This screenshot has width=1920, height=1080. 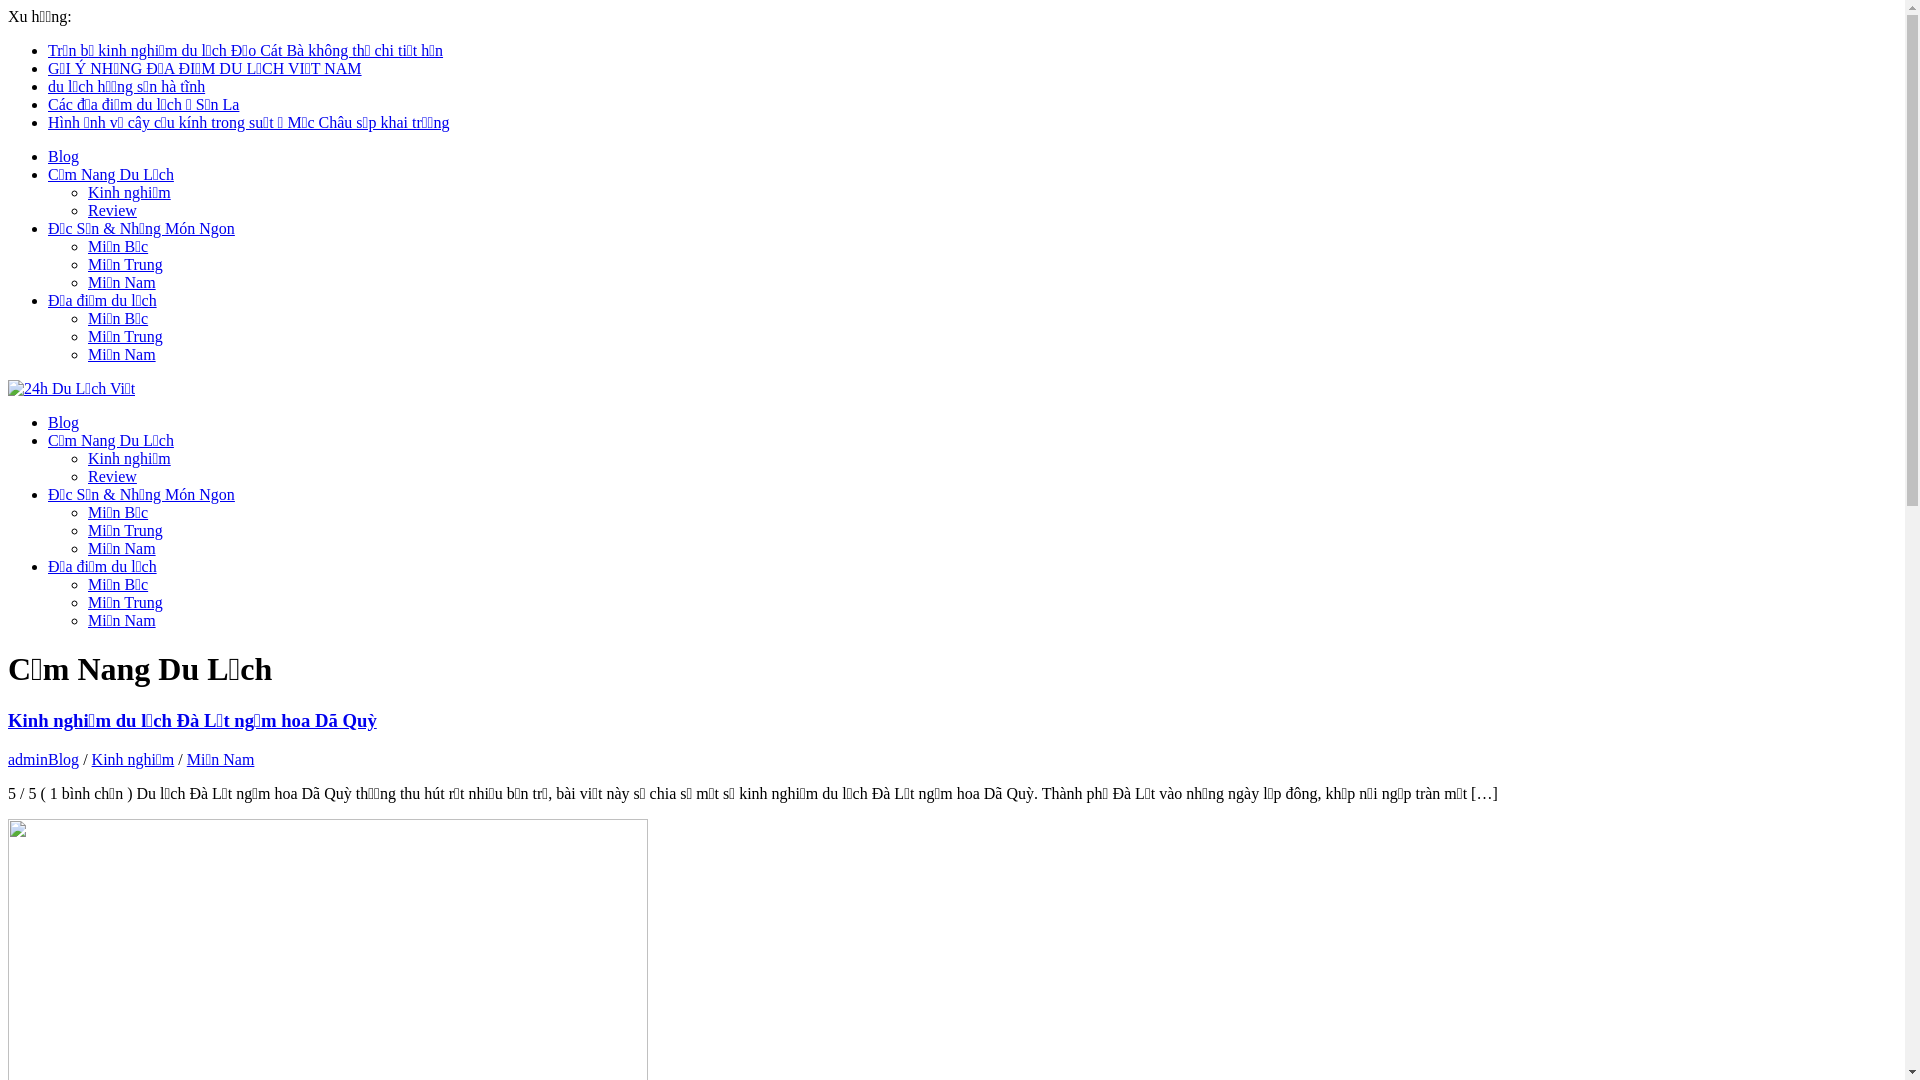 What do you see at coordinates (28, 759) in the screenshot?
I see `'admin'` at bounding box center [28, 759].